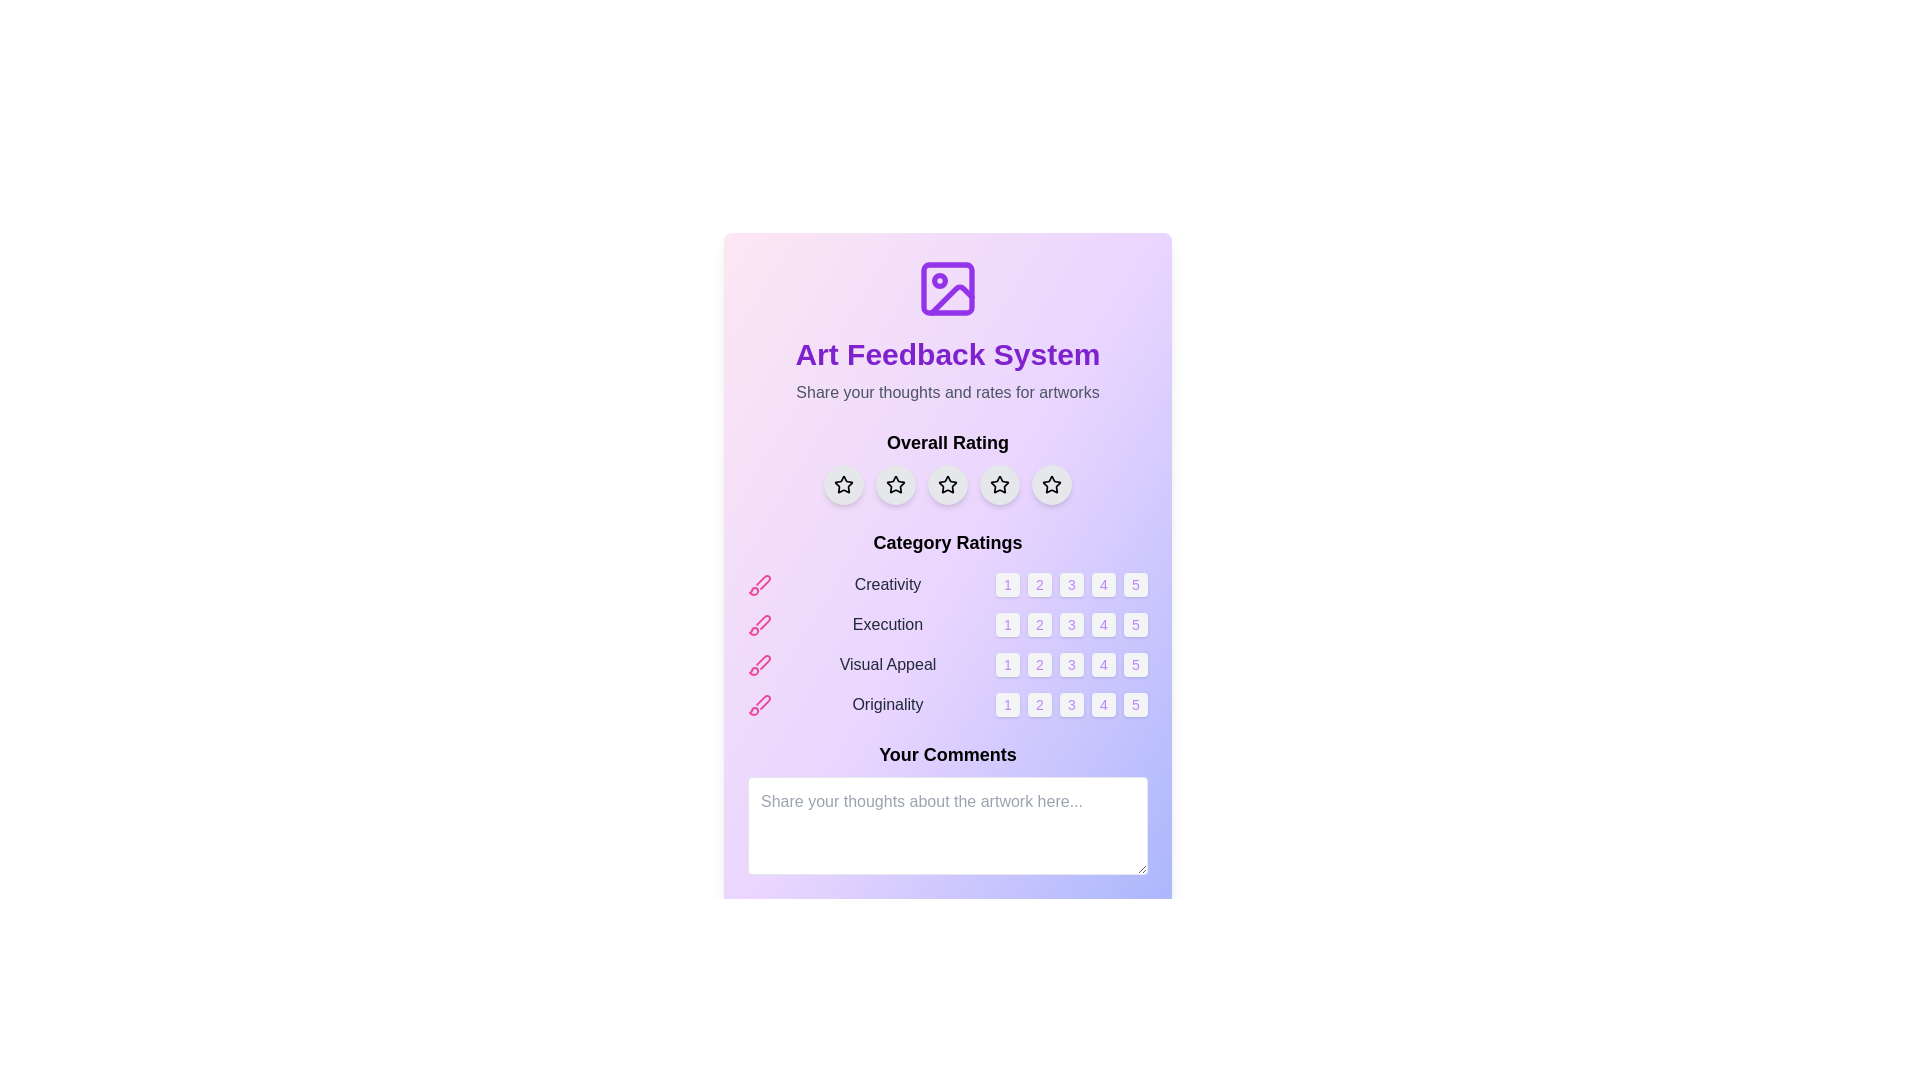 This screenshot has width=1920, height=1080. What do you see at coordinates (1040, 623) in the screenshot?
I see `the small square button with rounded corners containing the number '2' in purple text` at bounding box center [1040, 623].